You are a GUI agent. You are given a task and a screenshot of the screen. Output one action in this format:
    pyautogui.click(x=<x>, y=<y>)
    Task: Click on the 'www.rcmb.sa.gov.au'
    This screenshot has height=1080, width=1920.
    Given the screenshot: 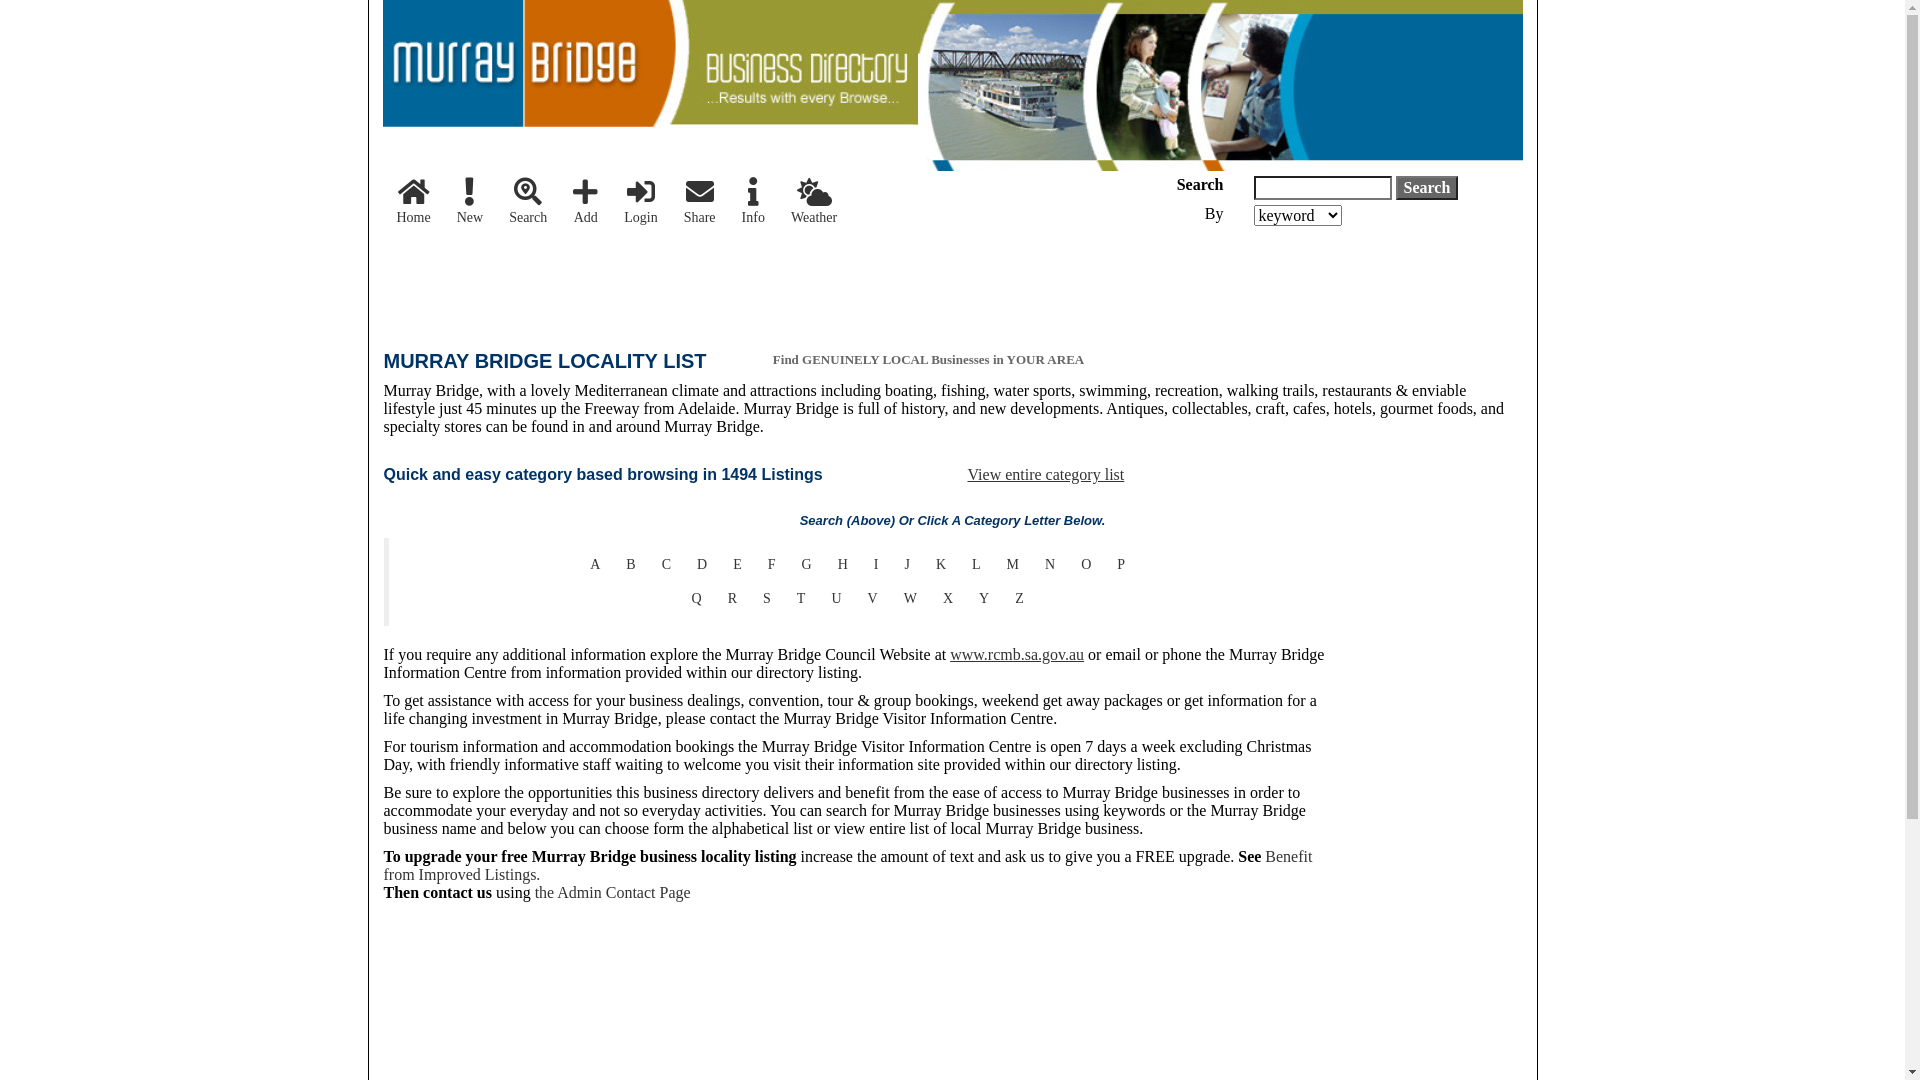 What is the action you would take?
    pyautogui.click(x=949, y=654)
    